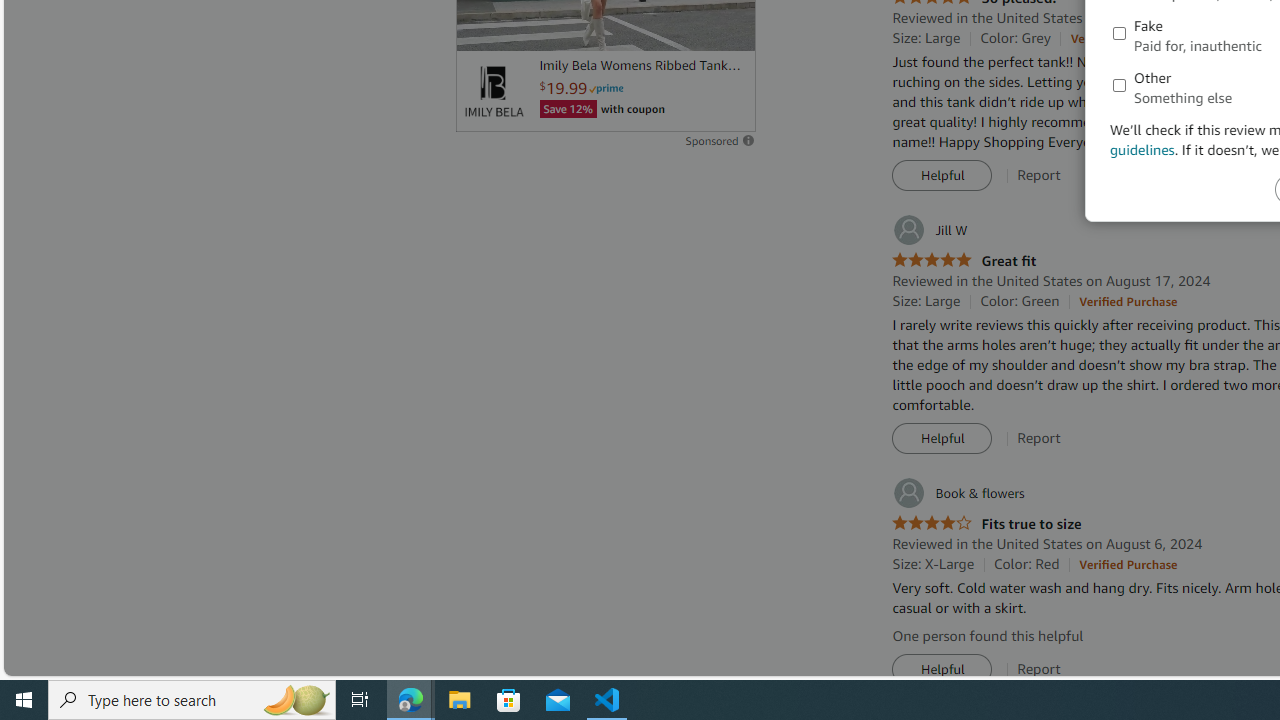 The image size is (1280, 720). What do you see at coordinates (605, 87) in the screenshot?
I see `'Prime'` at bounding box center [605, 87].